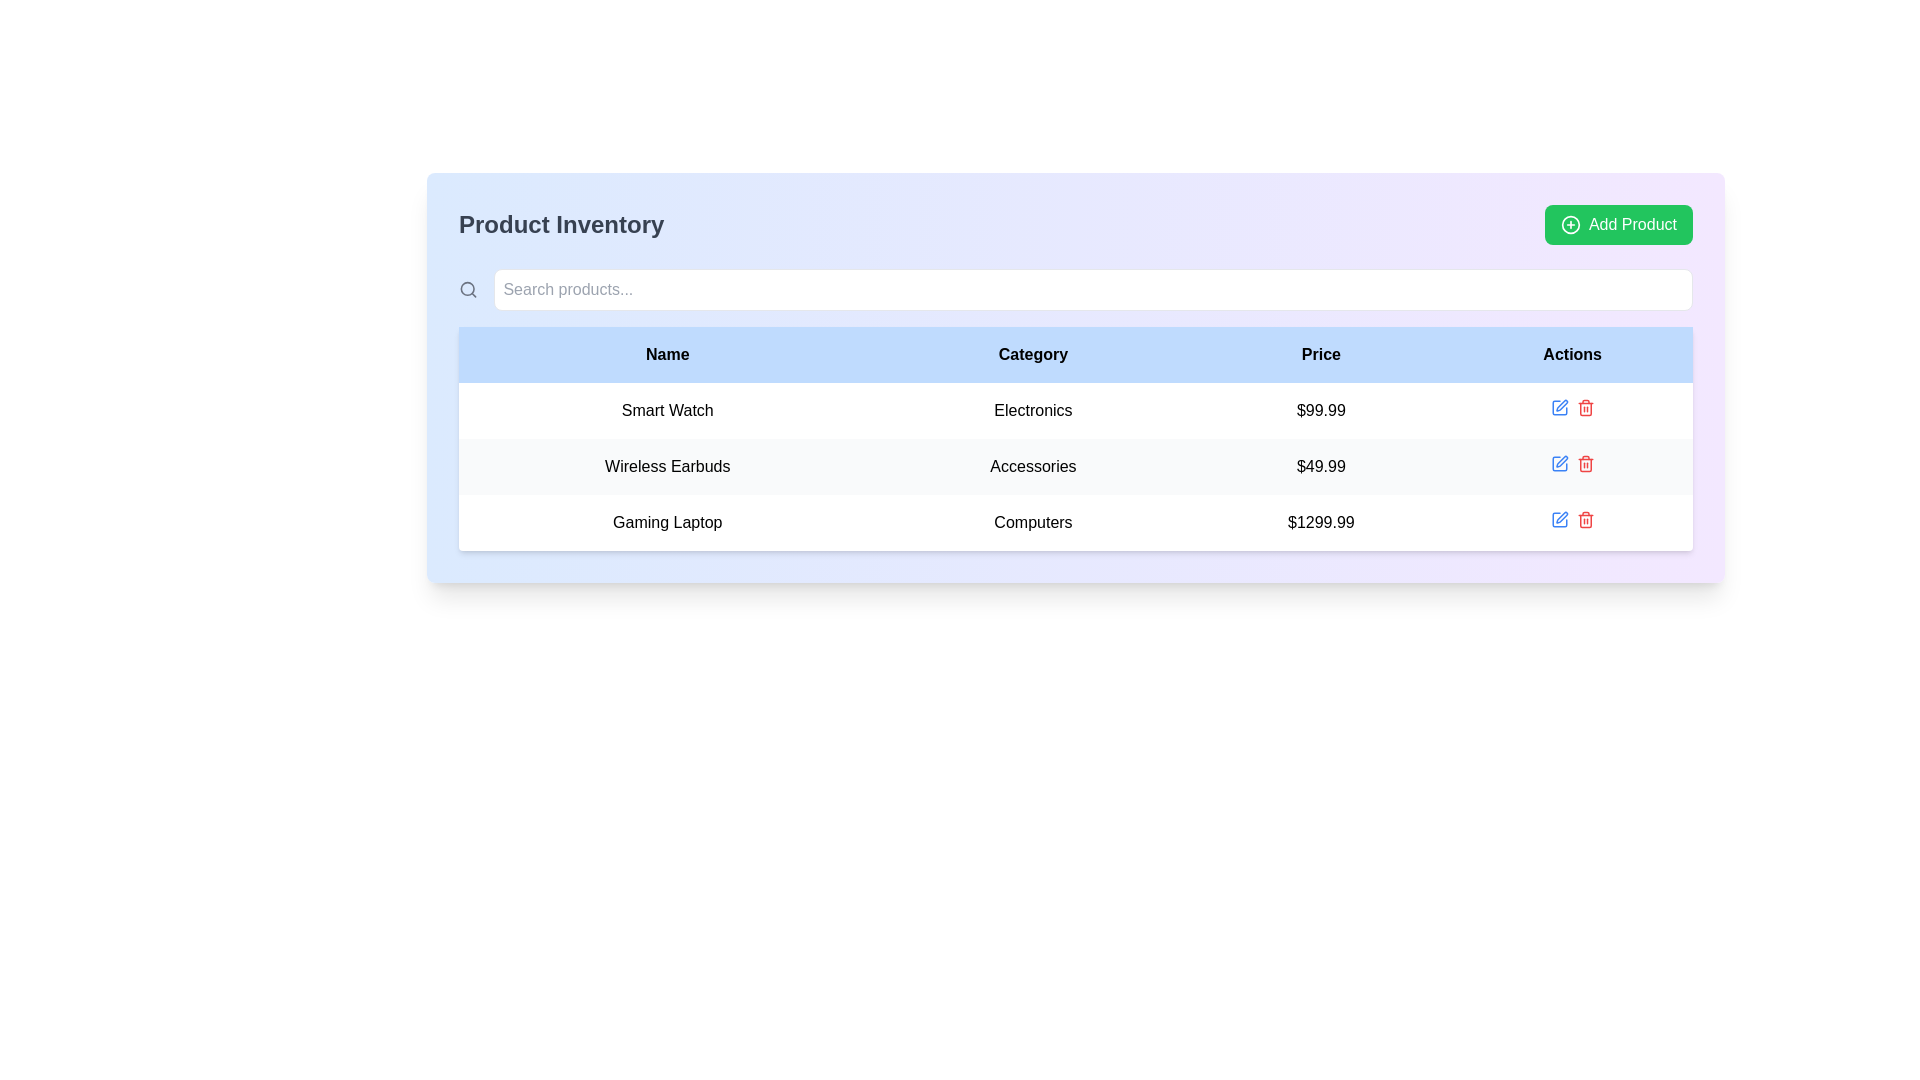 This screenshot has height=1080, width=1920. What do you see at coordinates (1033, 466) in the screenshot?
I see `text element displaying 'Accessories', which is located in the second row of the table under the 'Category' column, positioned between 'Wireless Earbuds' and '$49.99'` at bounding box center [1033, 466].